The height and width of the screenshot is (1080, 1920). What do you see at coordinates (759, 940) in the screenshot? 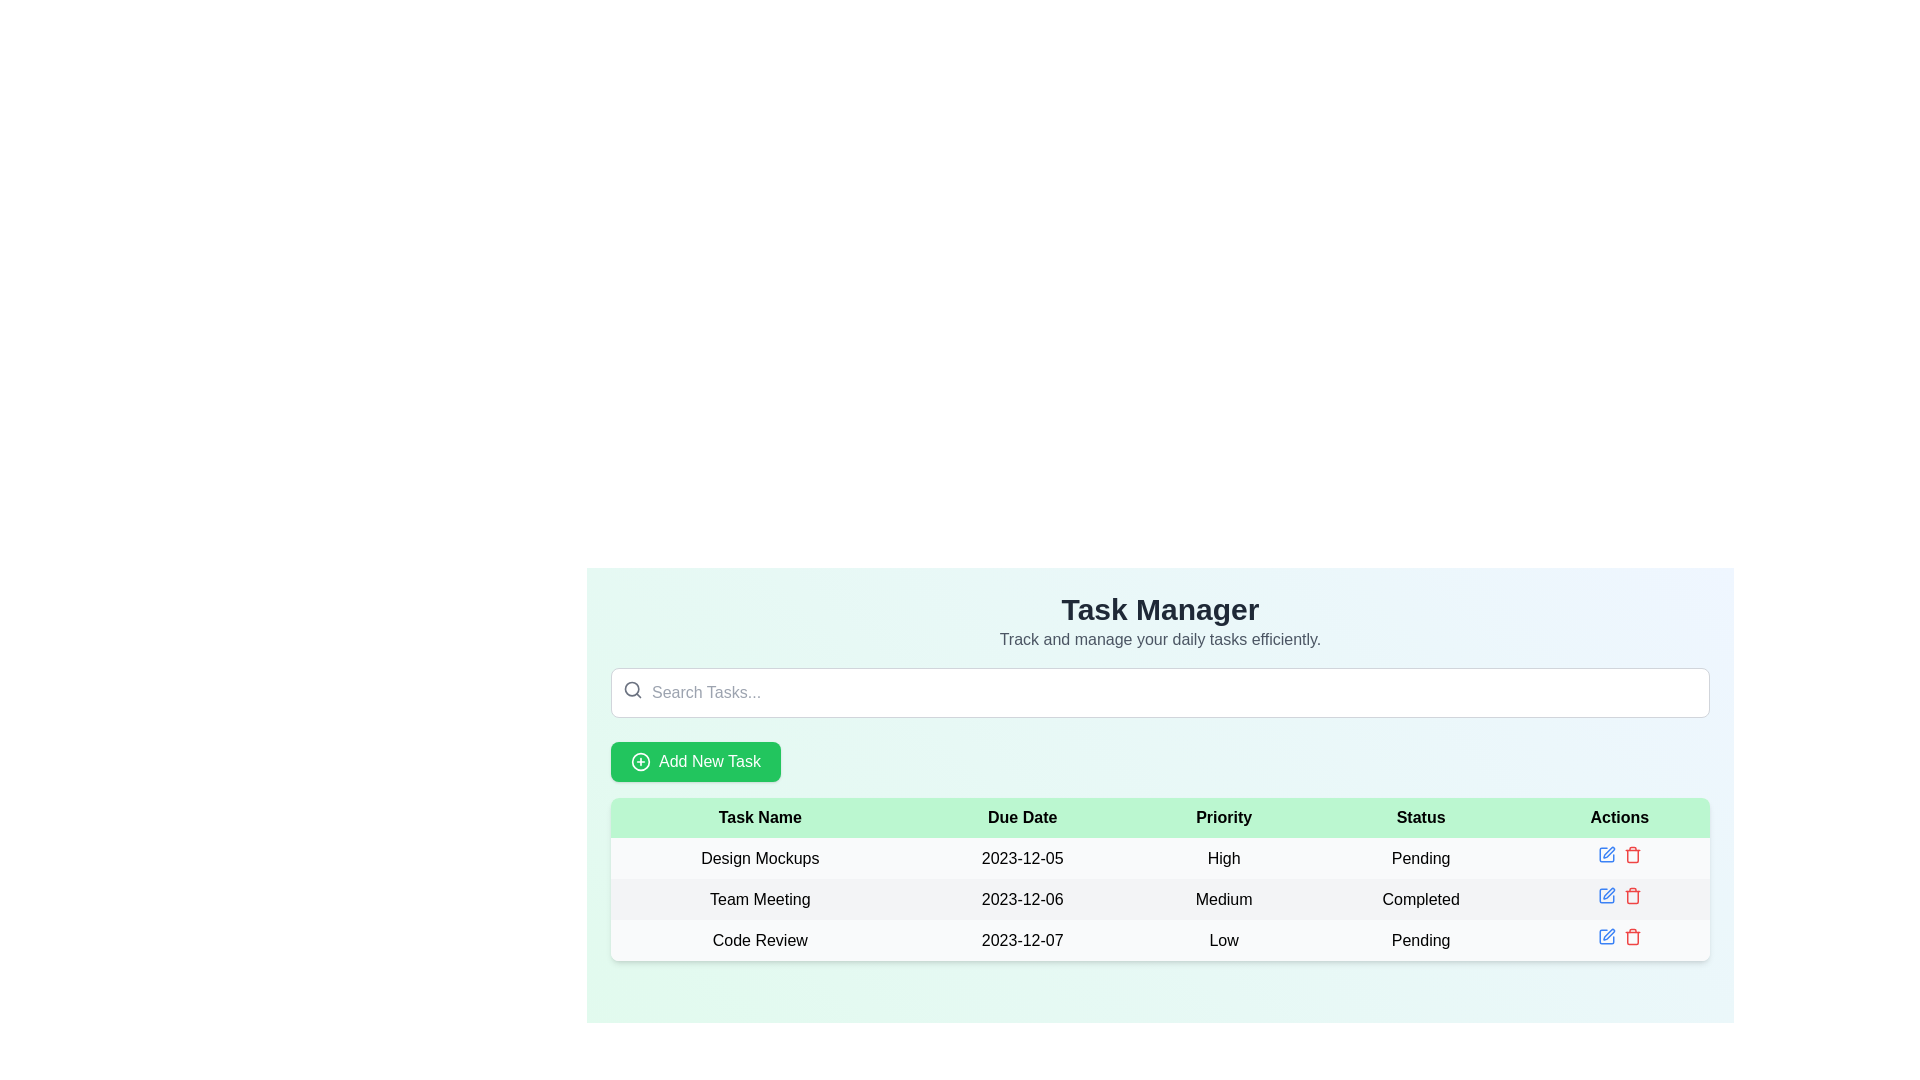
I see `the 'Code Review' text label located in the 'Task Name' column of the tasks table in the row for the due date '2023-12-07'` at bounding box center [759, 940].